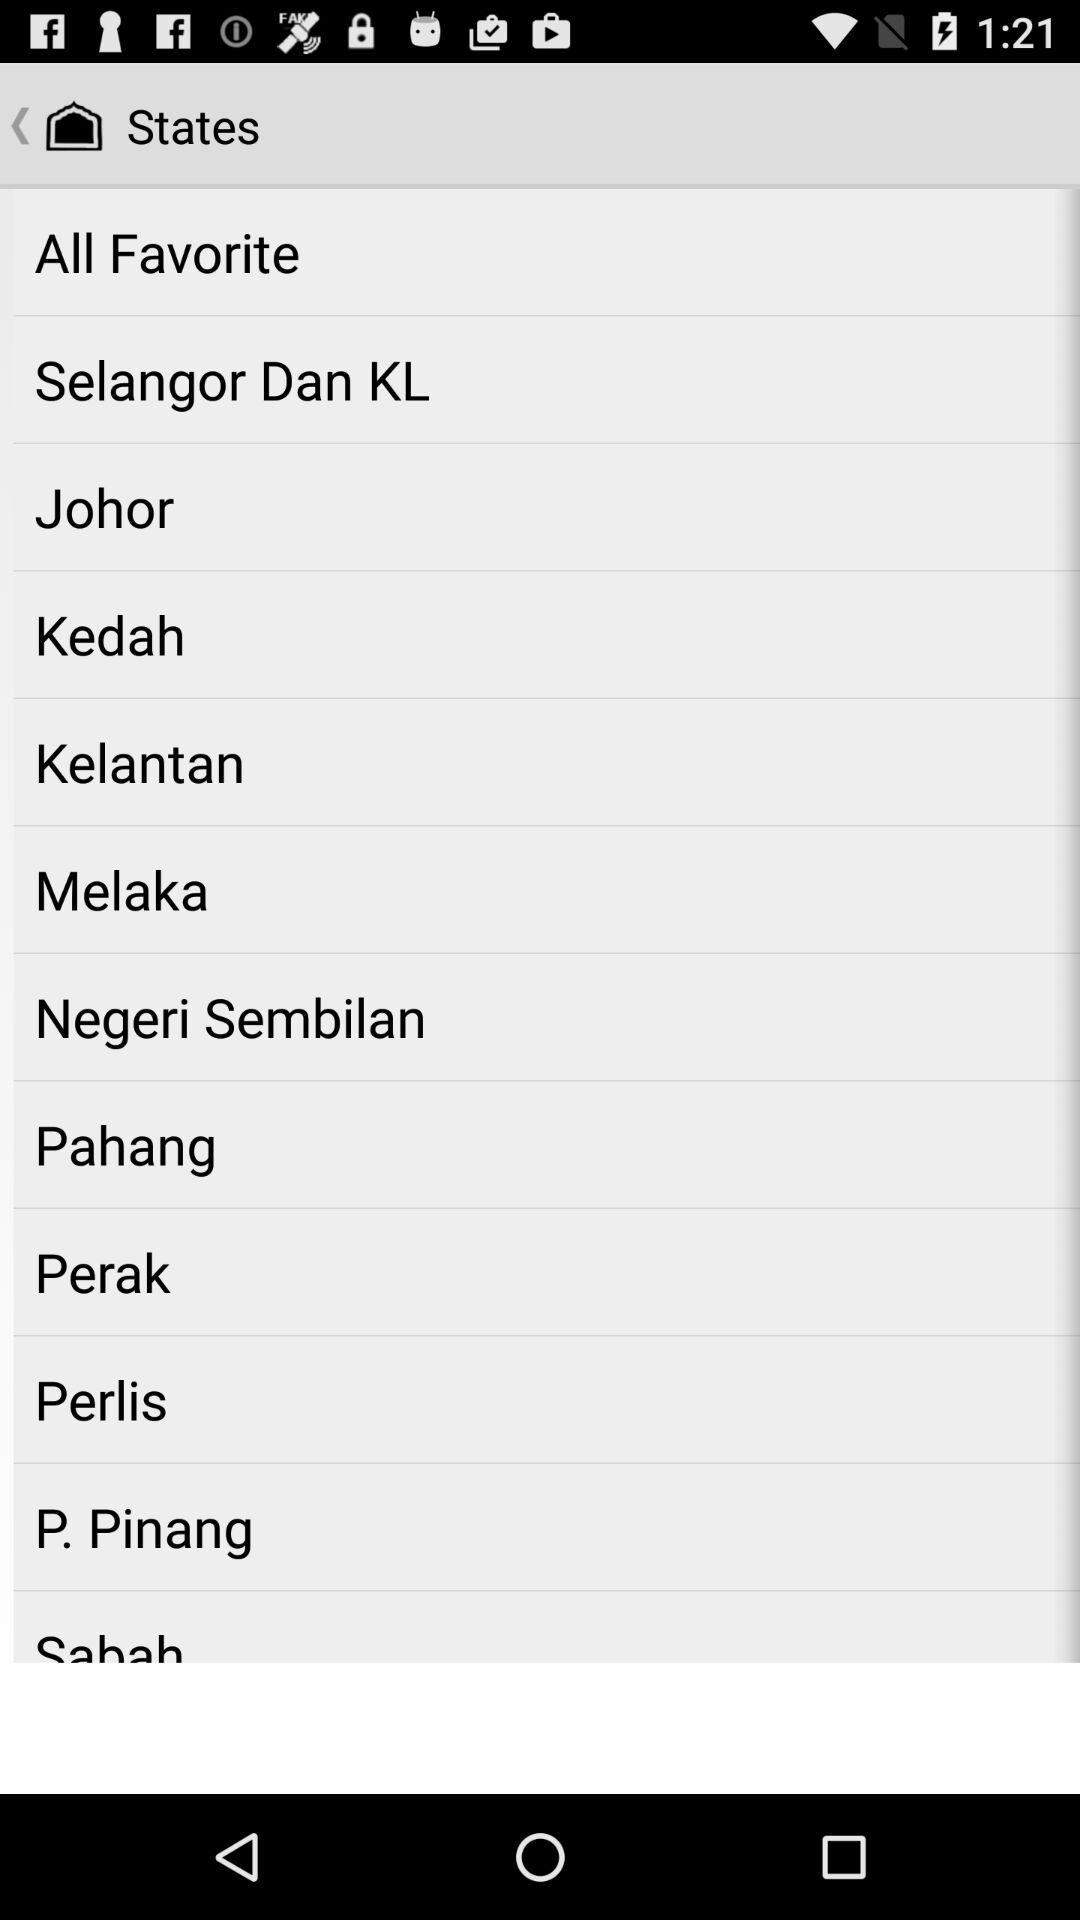 The image size is (1080, 1920). What do you see at coordinates (546, 1627) in the screenshot?
I see `icon below p. pinang` at bounding box center [546, 1627].